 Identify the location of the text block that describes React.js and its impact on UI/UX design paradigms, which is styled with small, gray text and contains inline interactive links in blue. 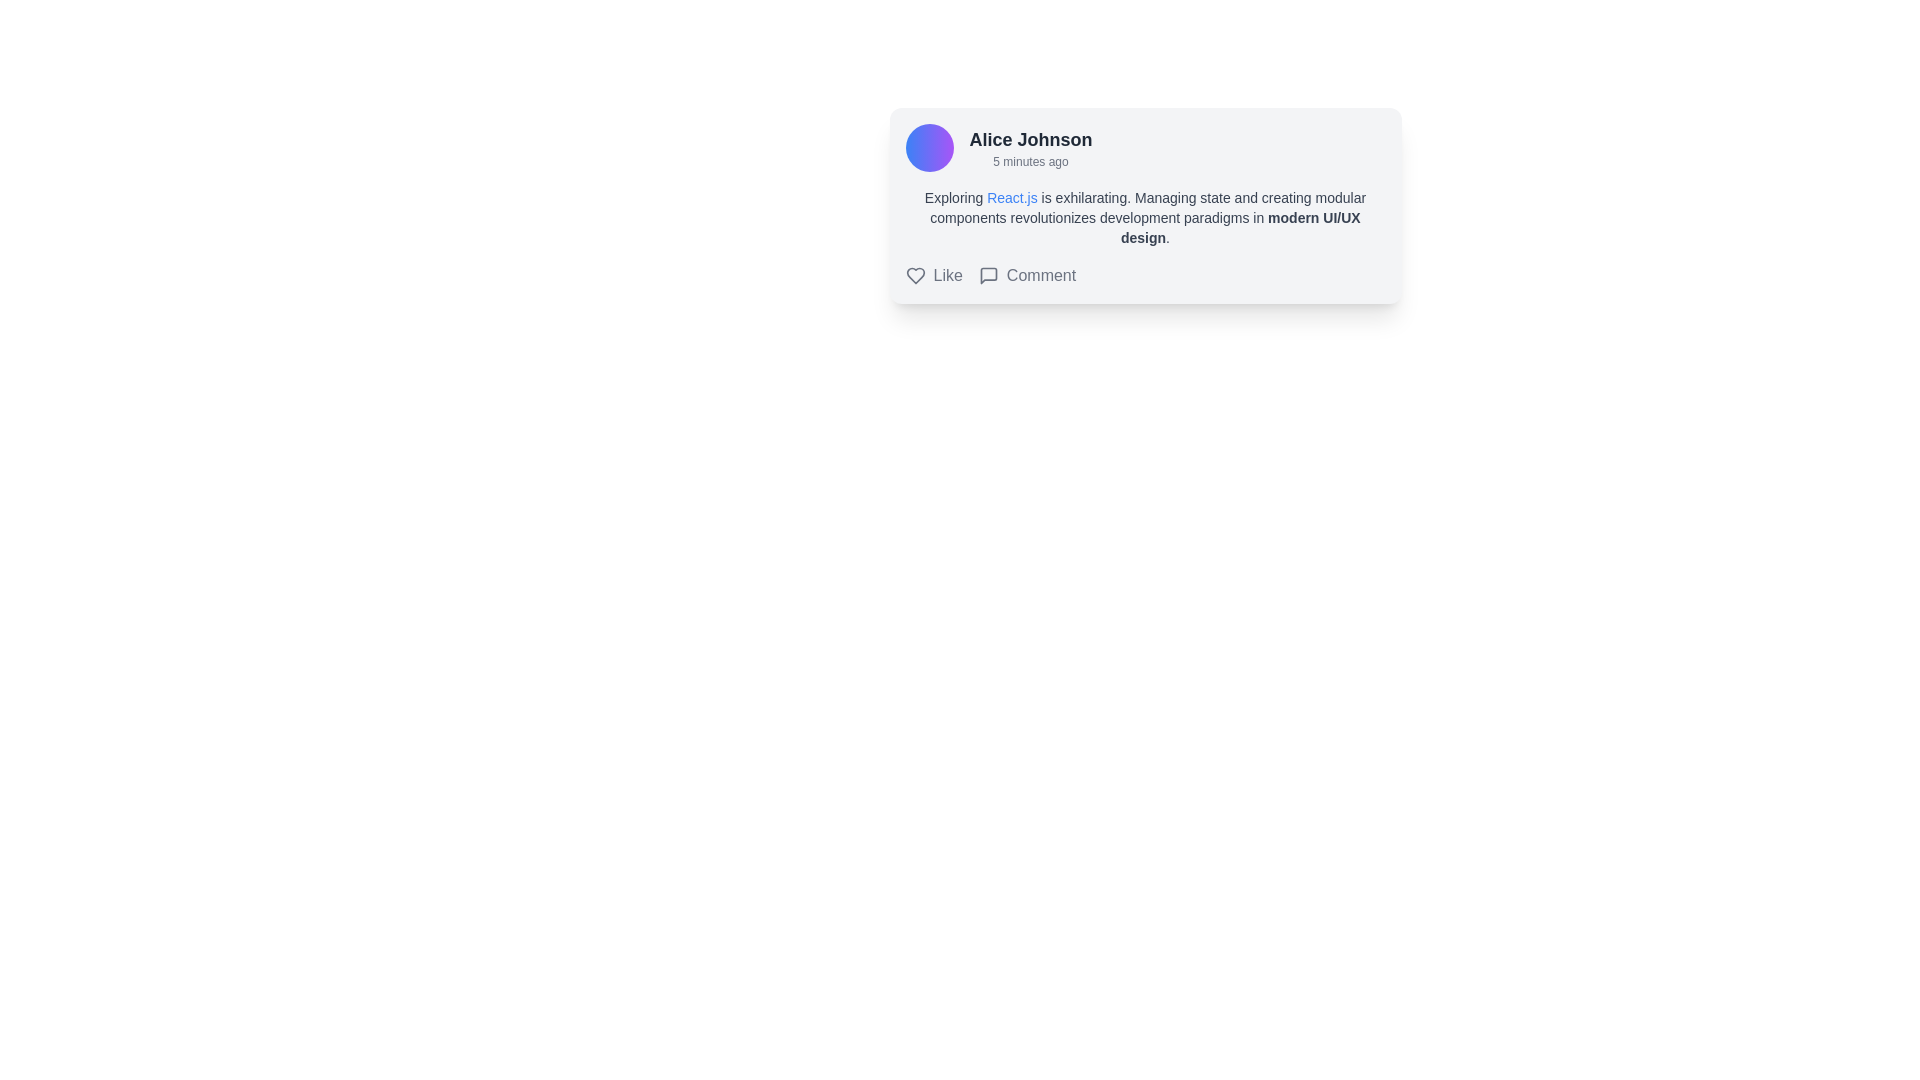
(1145, 218).